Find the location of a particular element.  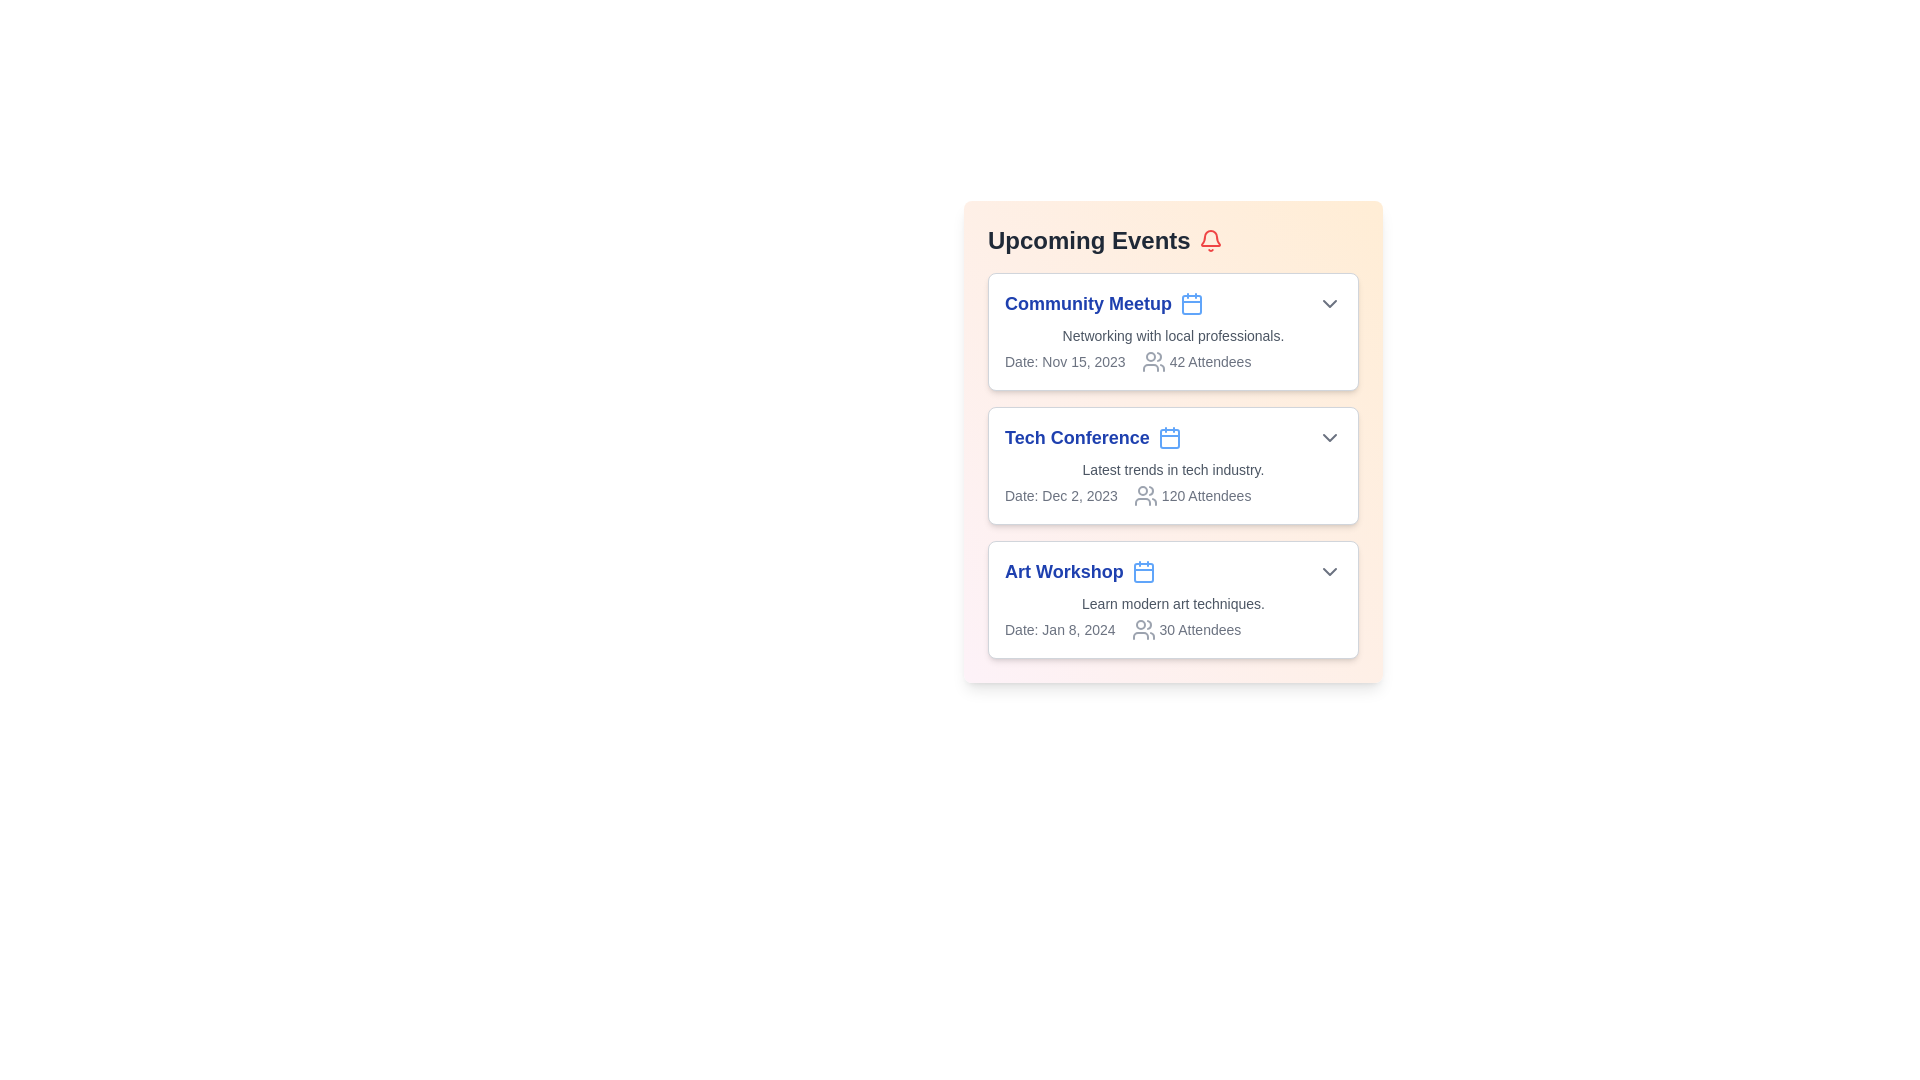

the dropdown button of the event titled Art Workshop to expand or collapse its details is located at coordinates (1329, 571).